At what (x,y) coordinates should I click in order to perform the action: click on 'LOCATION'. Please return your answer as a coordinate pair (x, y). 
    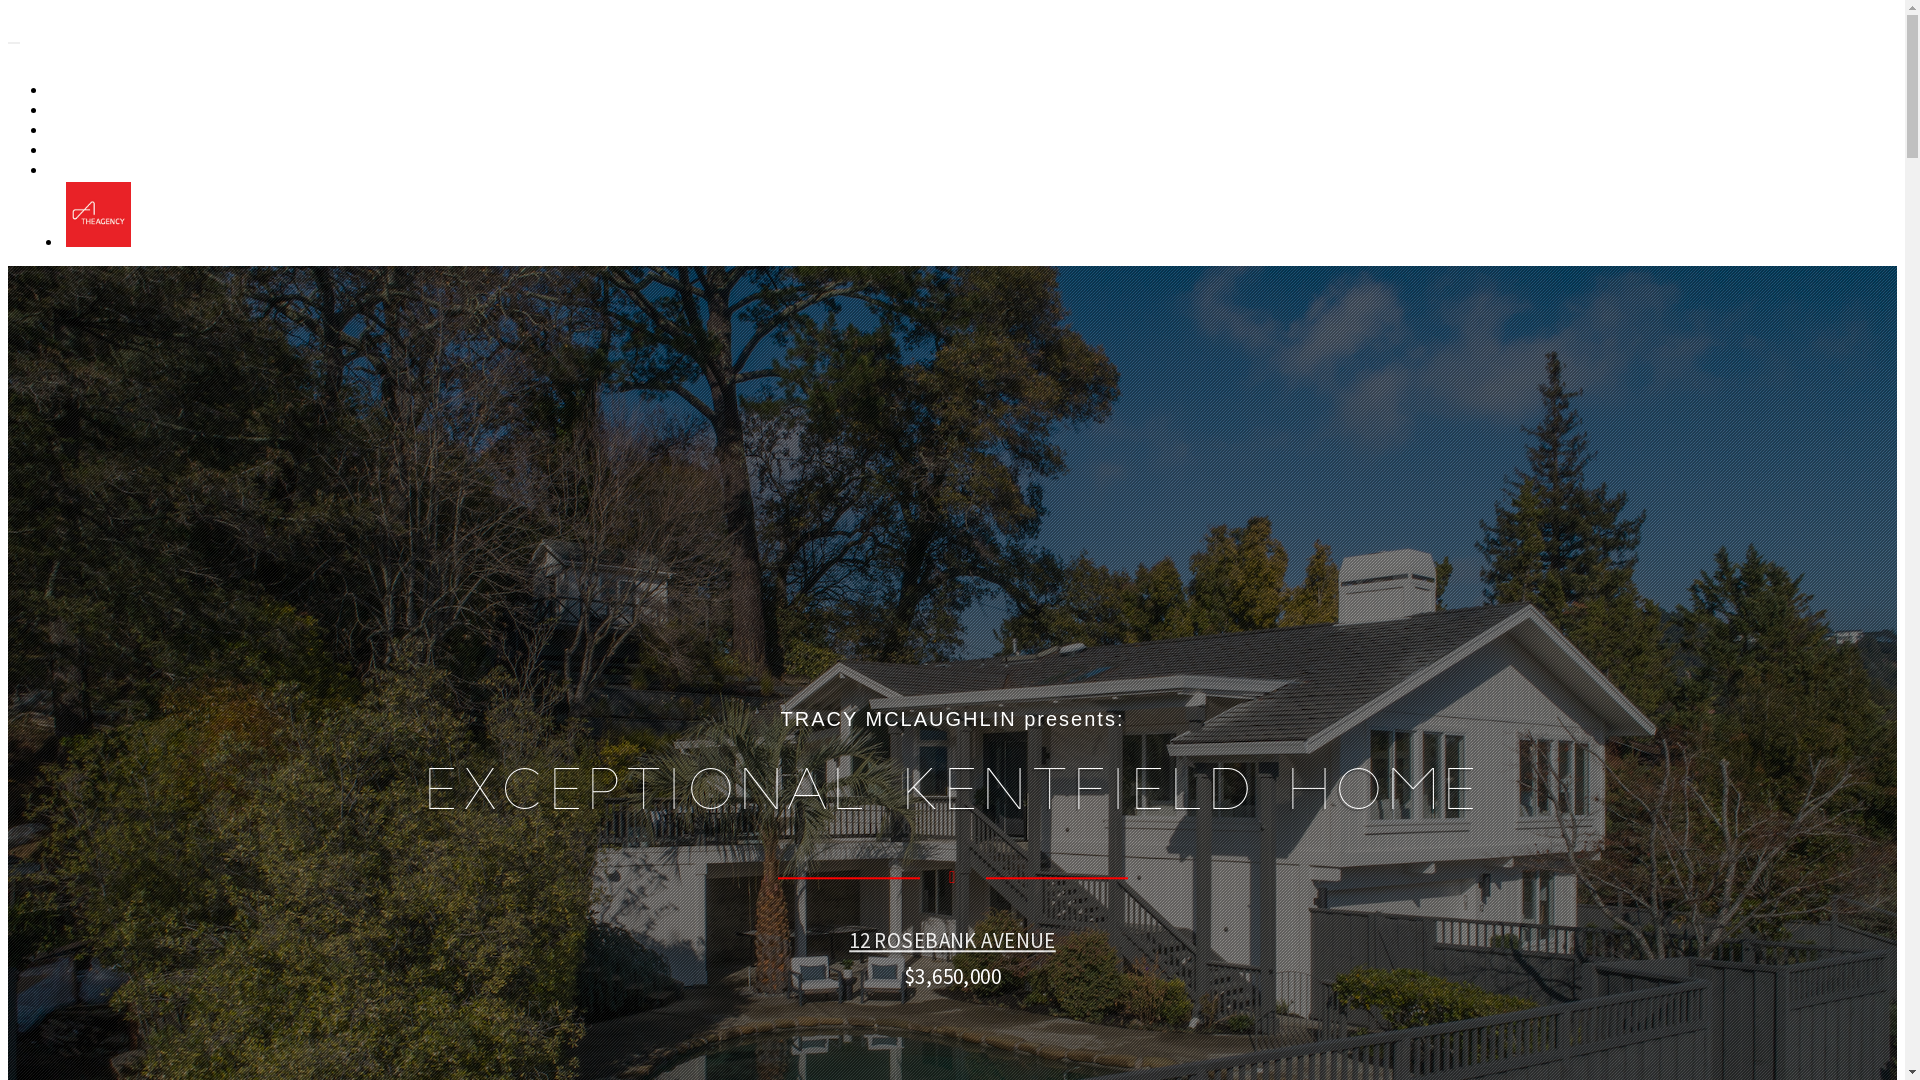
    Looking at the image, I should click on (92, 149).